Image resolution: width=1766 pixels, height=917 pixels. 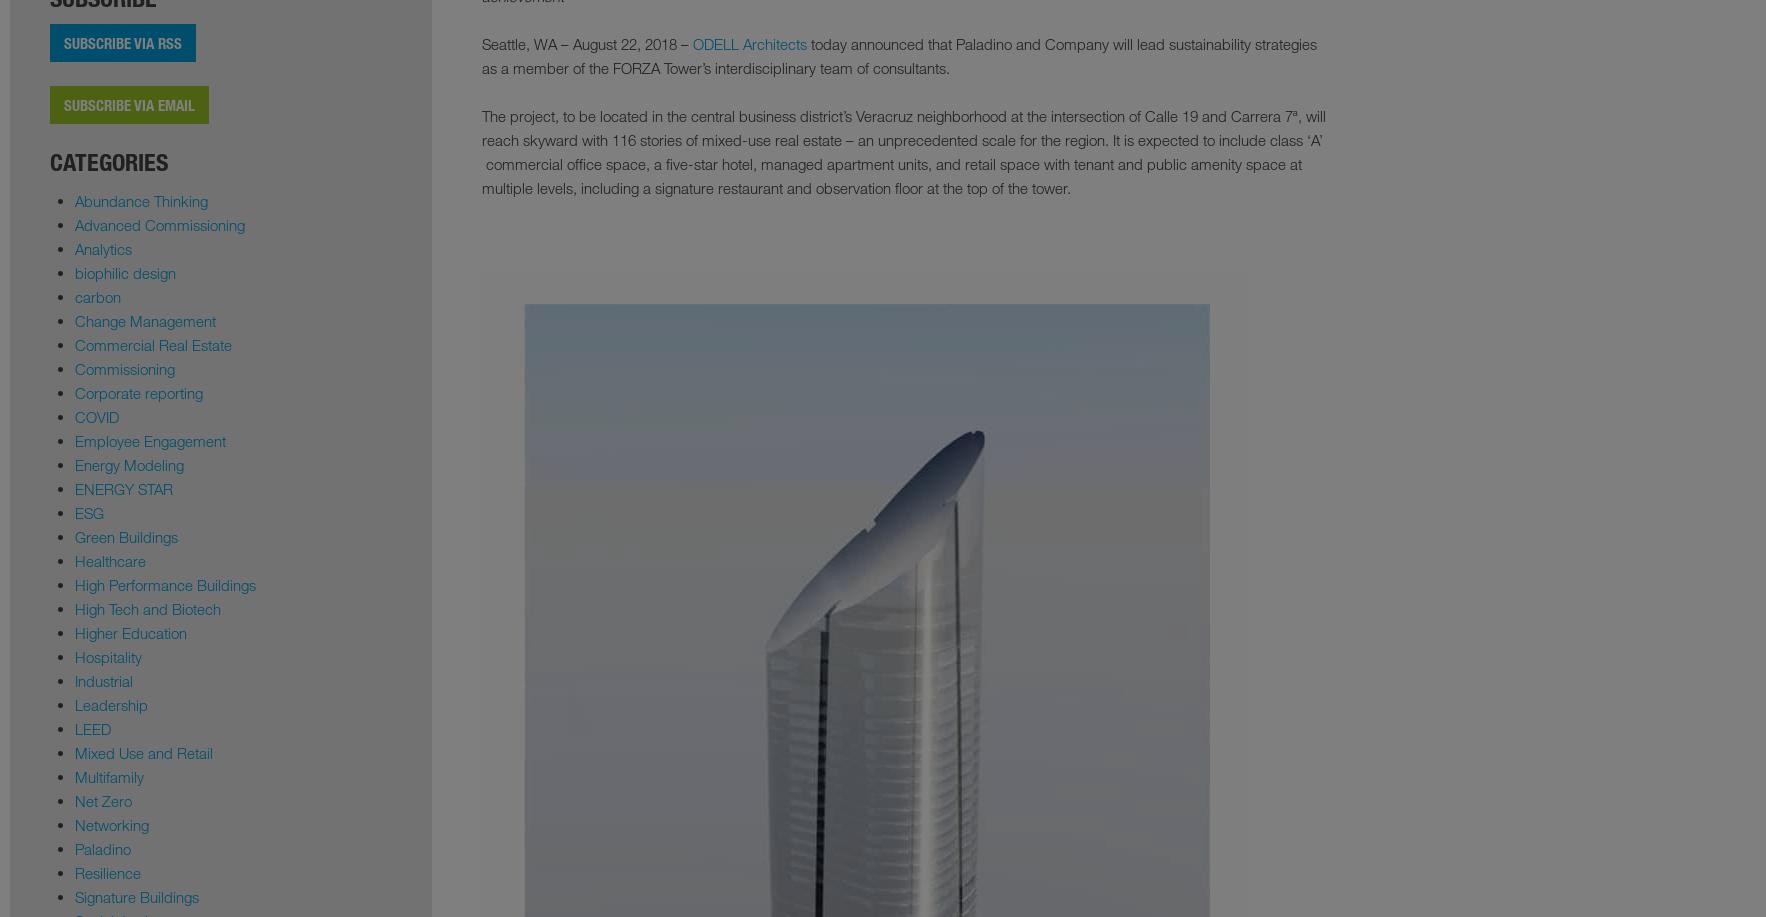 I want to click on 'Multifamily', so click(x=108, y=775).